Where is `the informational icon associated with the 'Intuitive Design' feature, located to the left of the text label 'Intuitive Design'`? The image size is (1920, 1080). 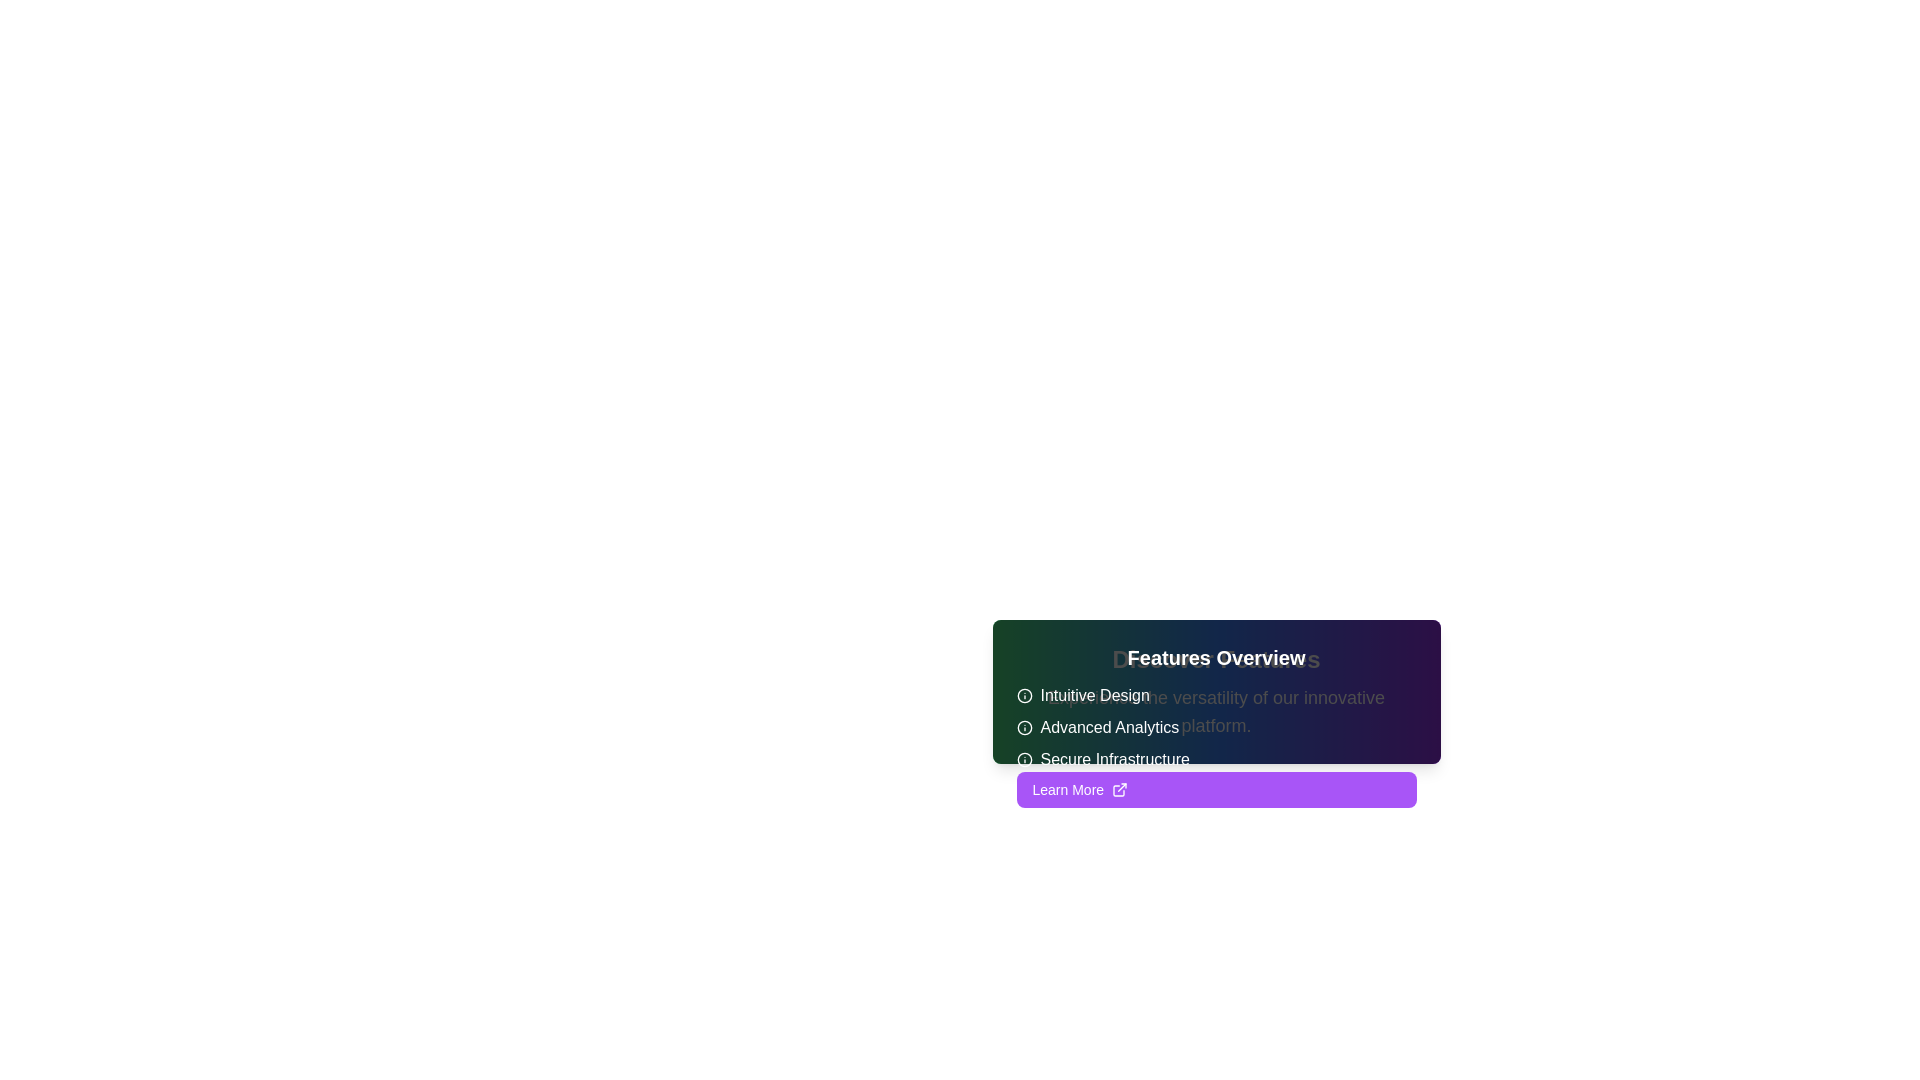
the informational icon associated with the 'Intuitive Design' feature, located to the left of the text label 'Intuitive Design' is located at coordinates (1024, 694).